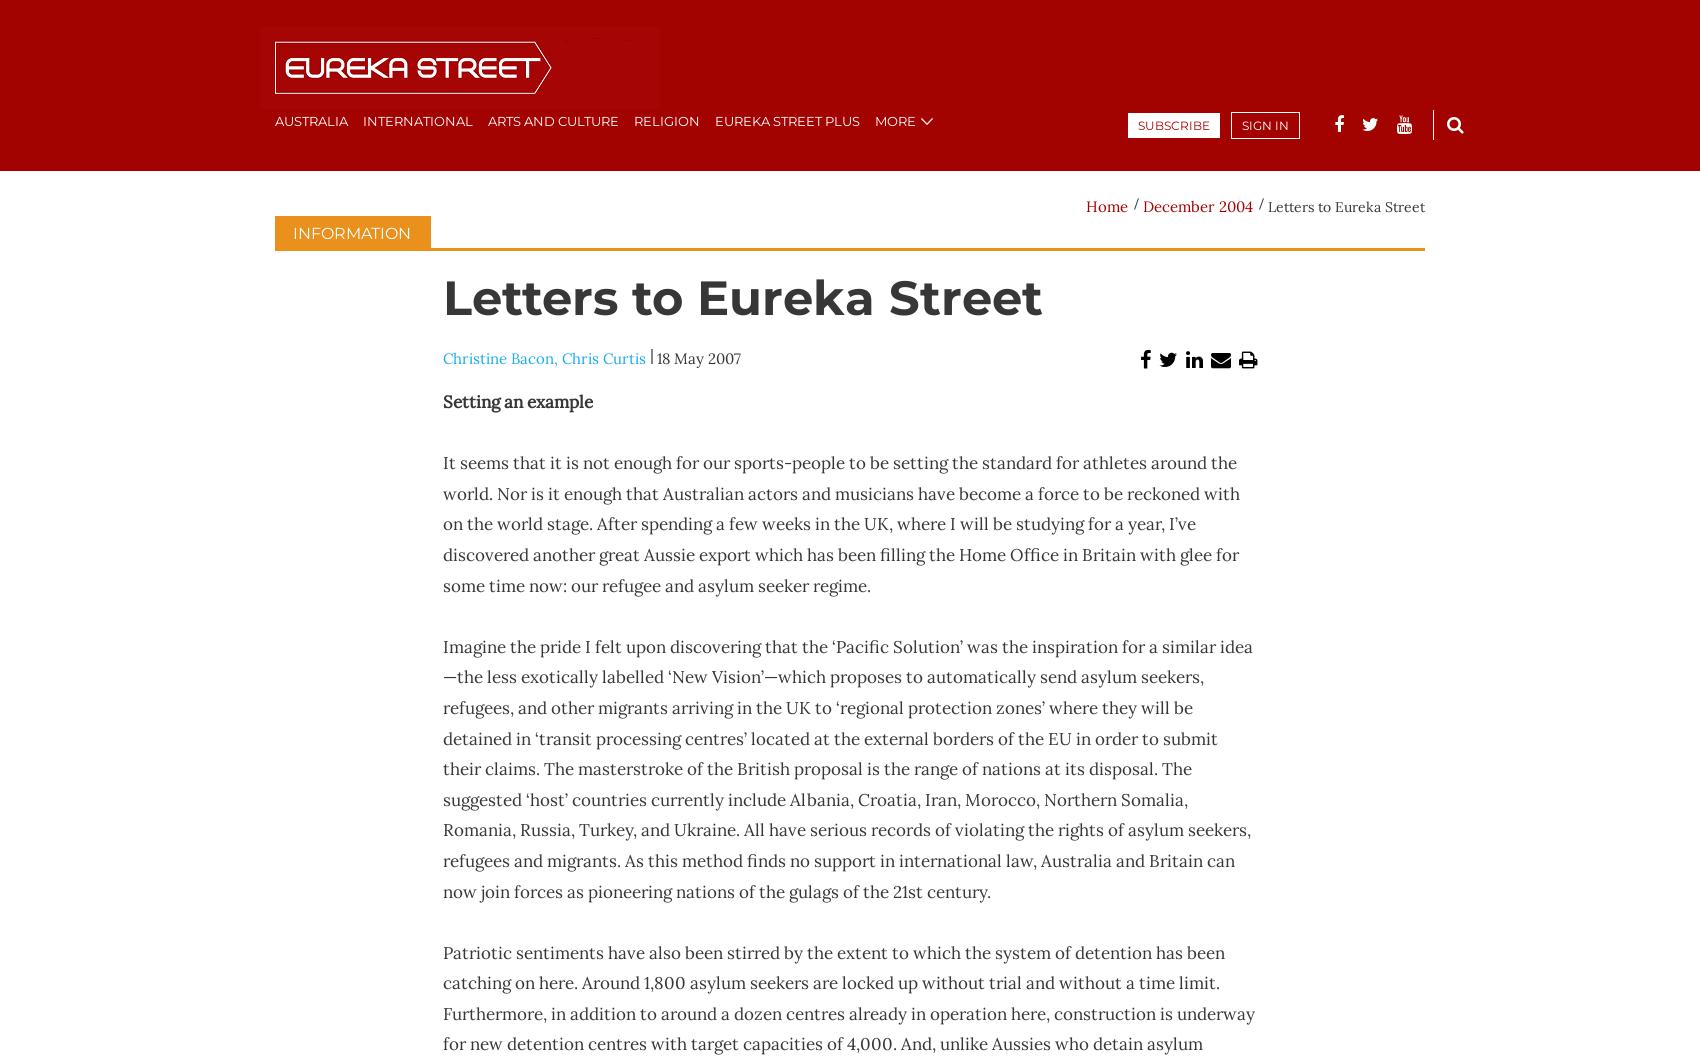 This screenshot has width=1700, height=1058. I want to click on 'Setting an example', so click(516, 402).